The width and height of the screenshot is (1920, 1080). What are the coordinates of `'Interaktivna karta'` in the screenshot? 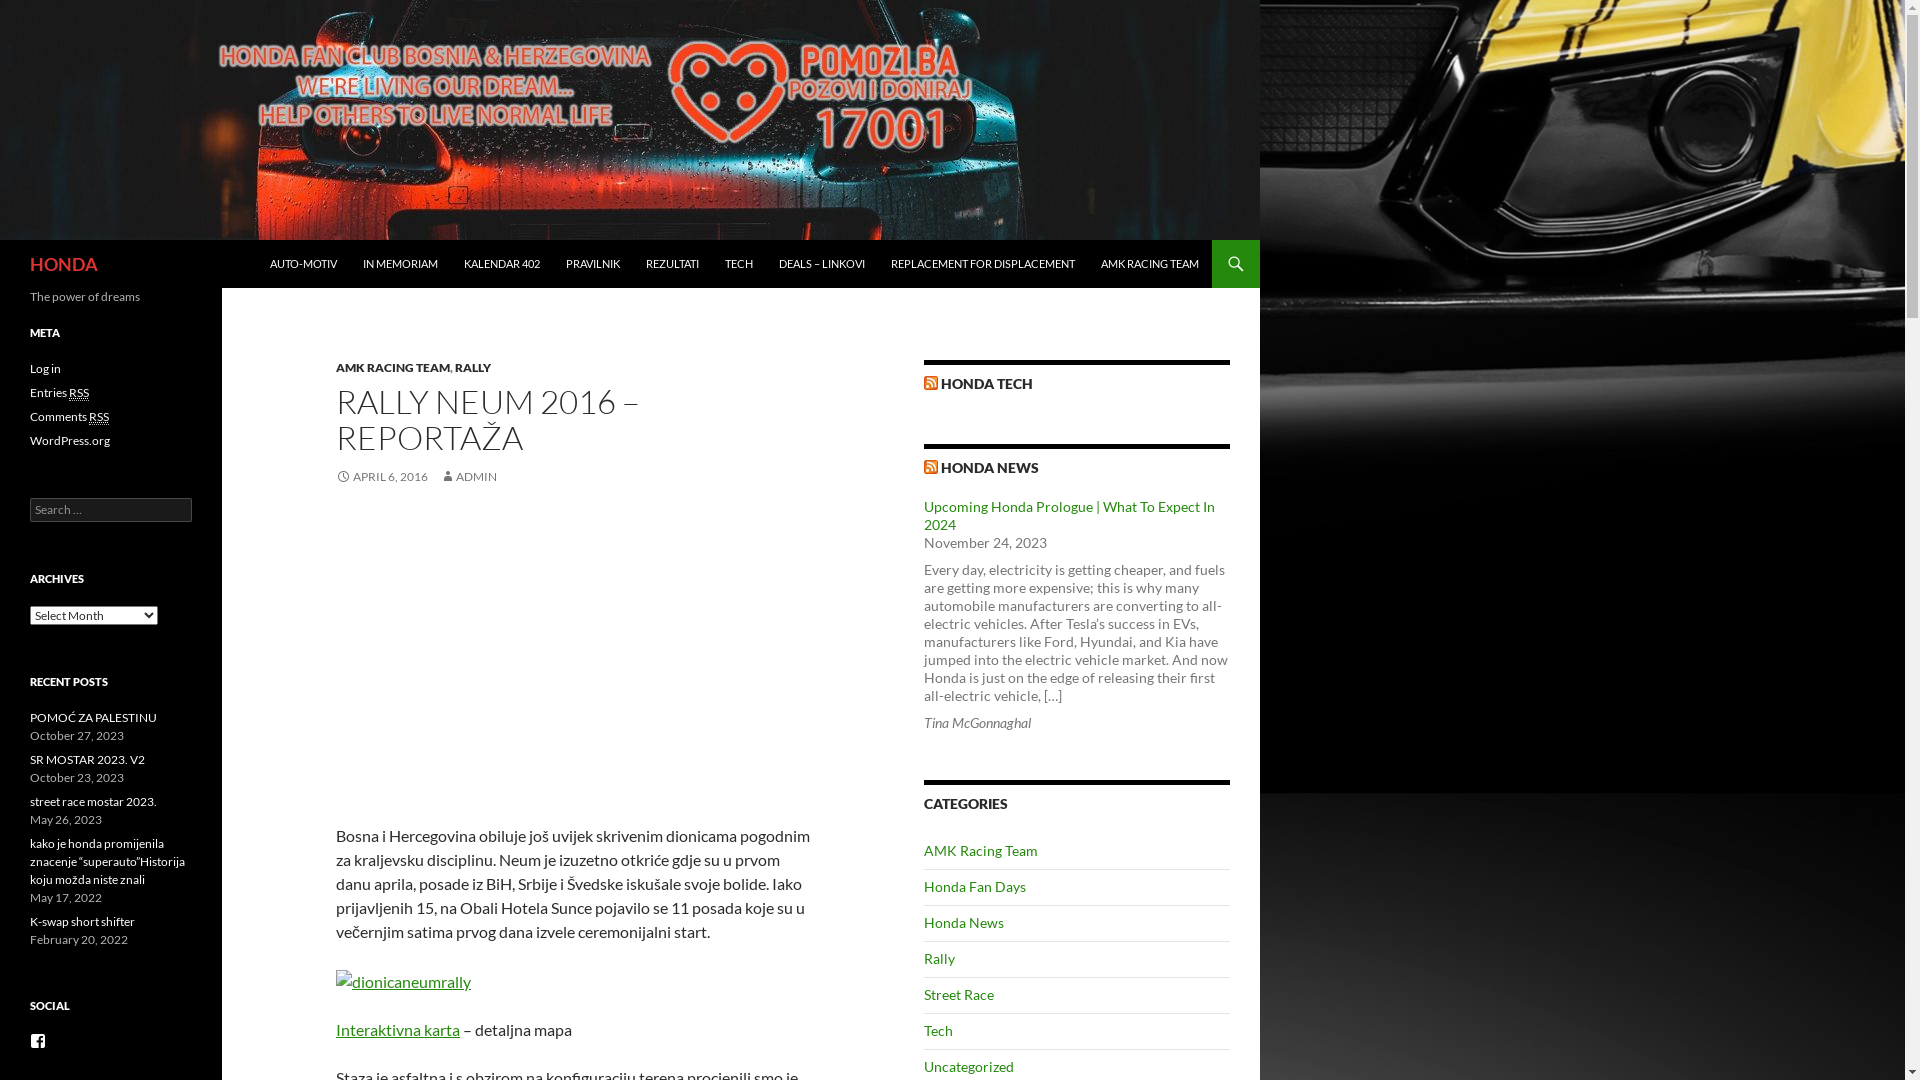 It's located at (398, 1029).